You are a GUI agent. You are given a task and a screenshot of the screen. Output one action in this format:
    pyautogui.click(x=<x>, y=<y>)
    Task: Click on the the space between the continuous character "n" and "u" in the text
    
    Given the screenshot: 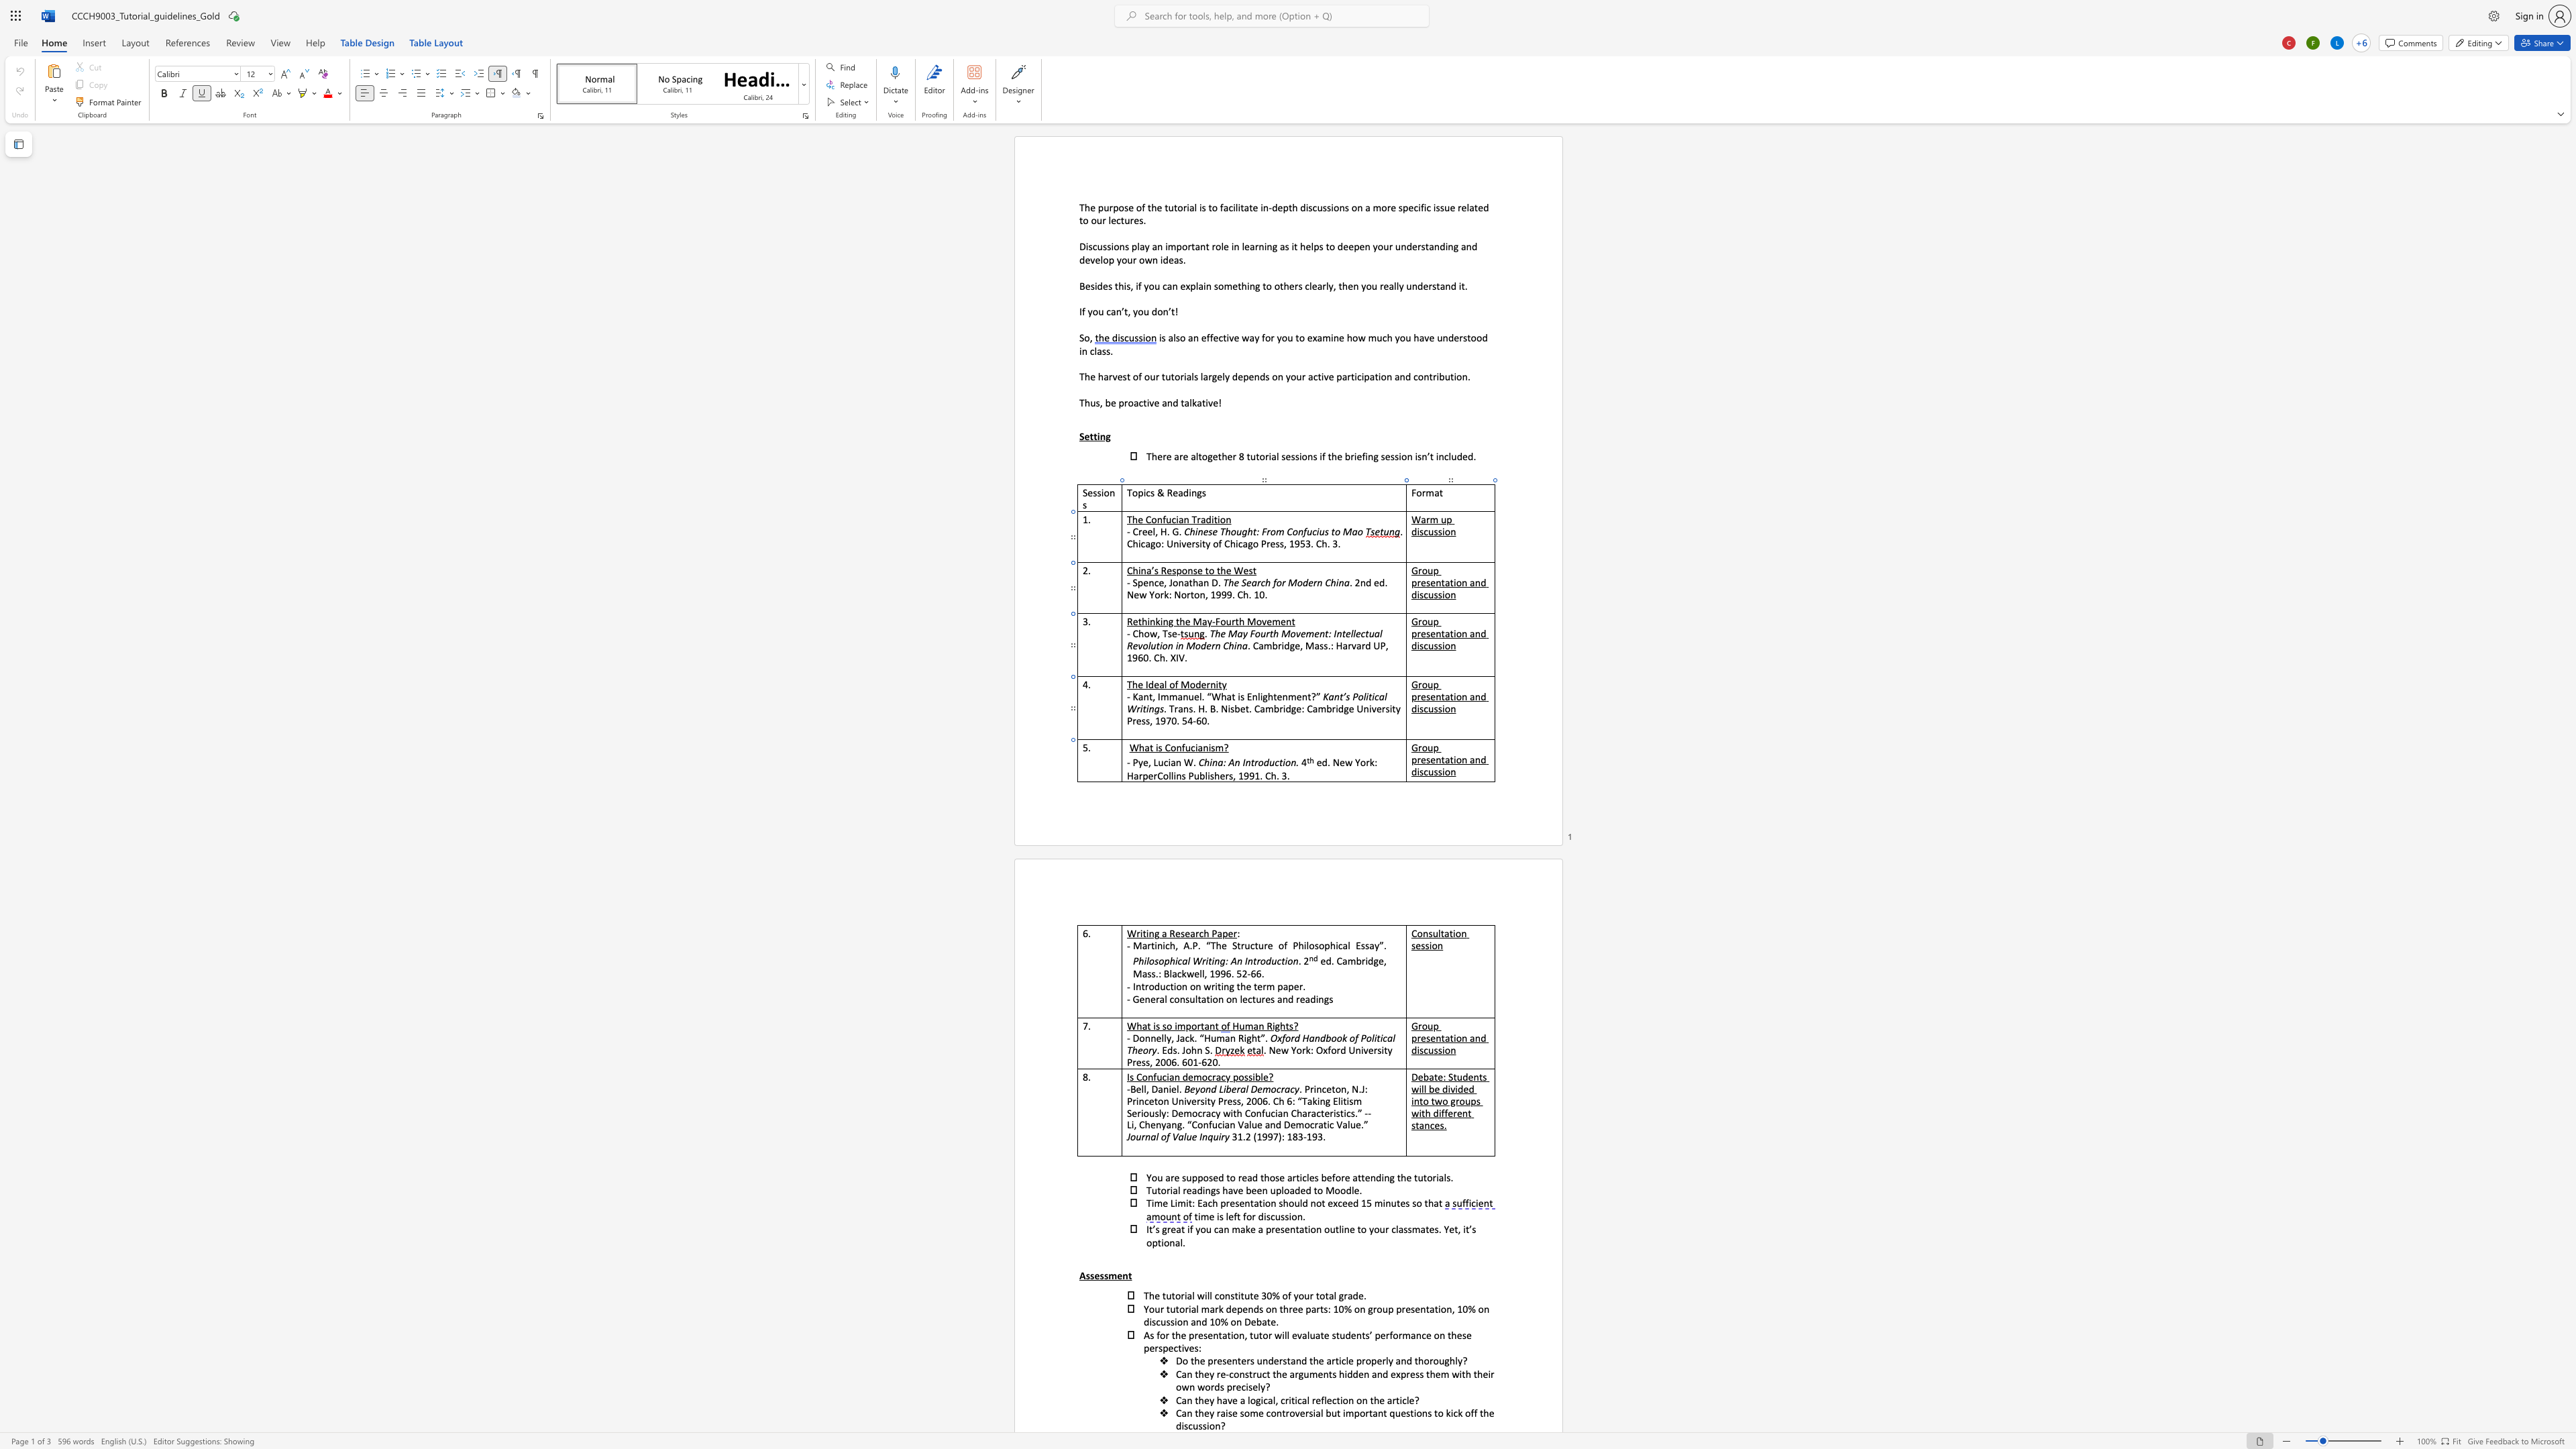 What is the action you would take?
    pyautogui.click(x=1188, y=696)
    